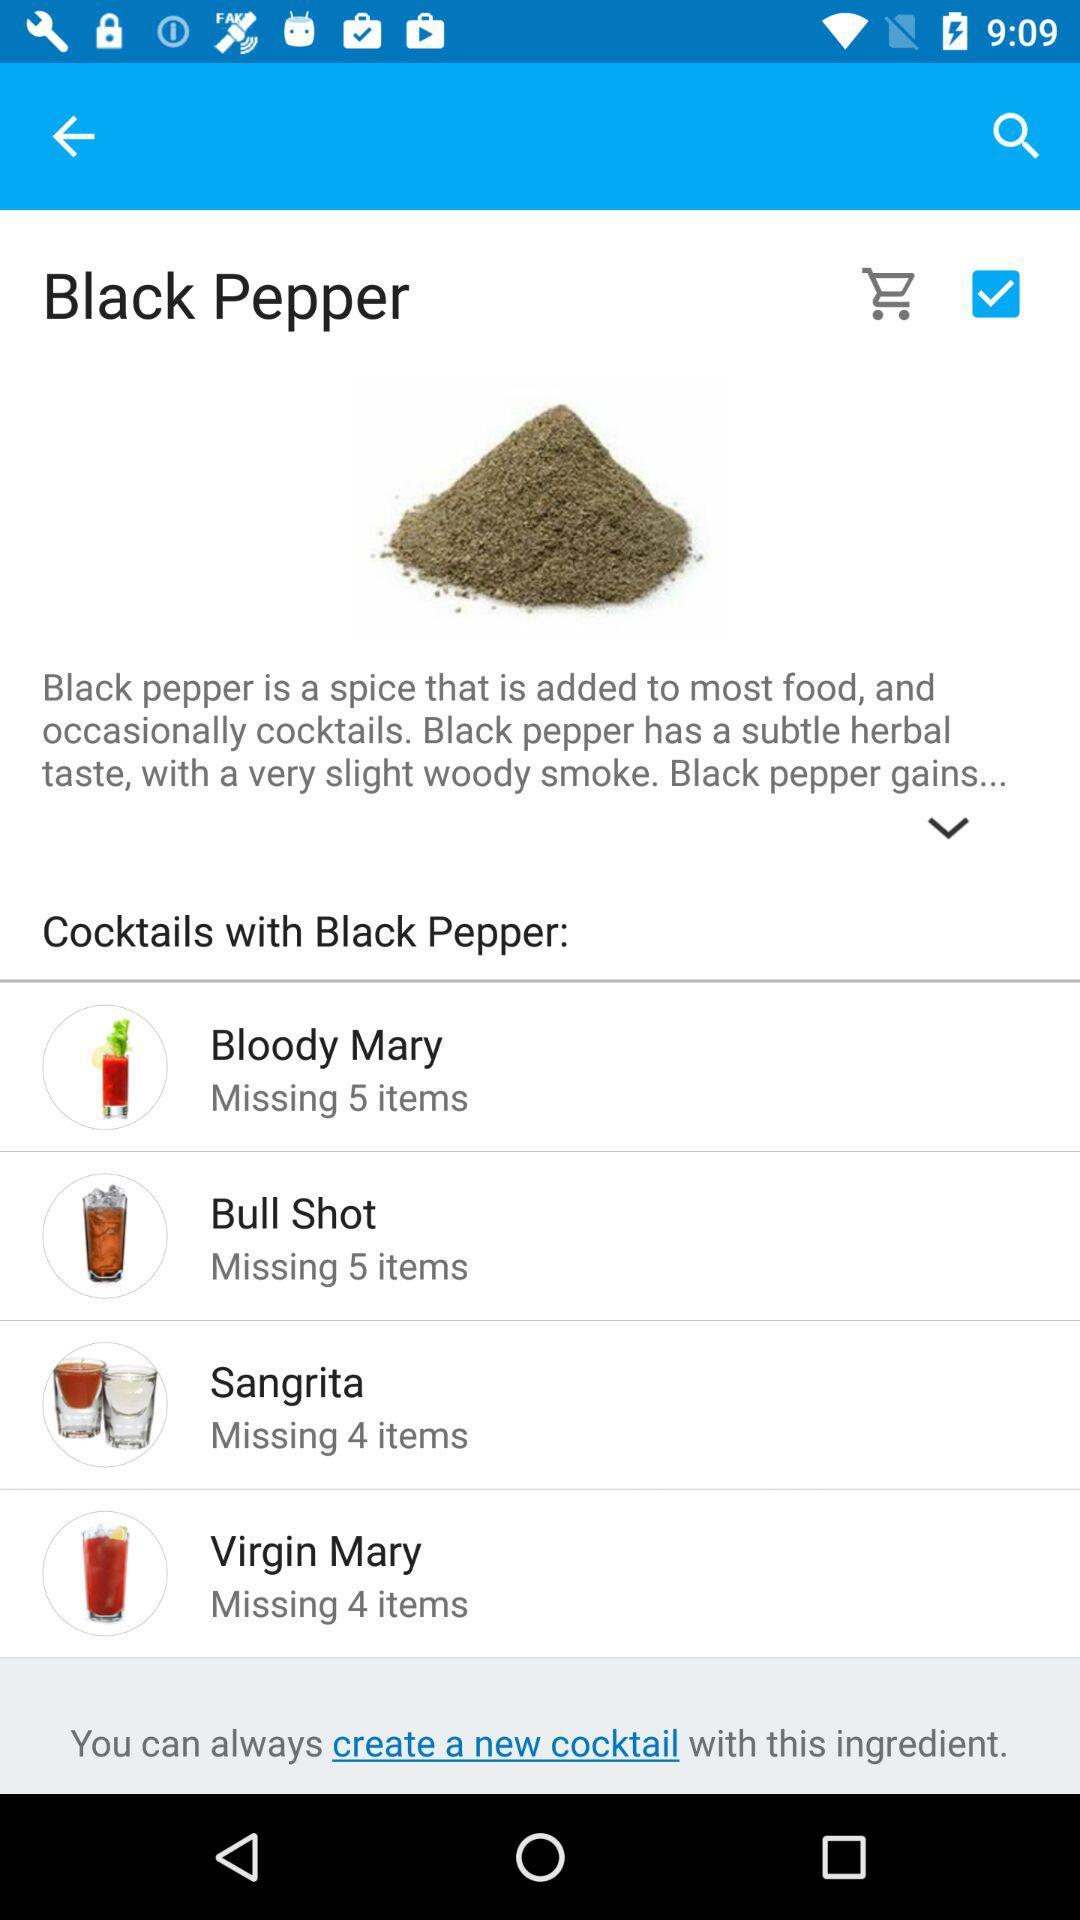  What do you see at coordinates (591, 1037) in the screenshot?
I see `the icon above the missing 5 items icon` at bounding box center [591, 1037].